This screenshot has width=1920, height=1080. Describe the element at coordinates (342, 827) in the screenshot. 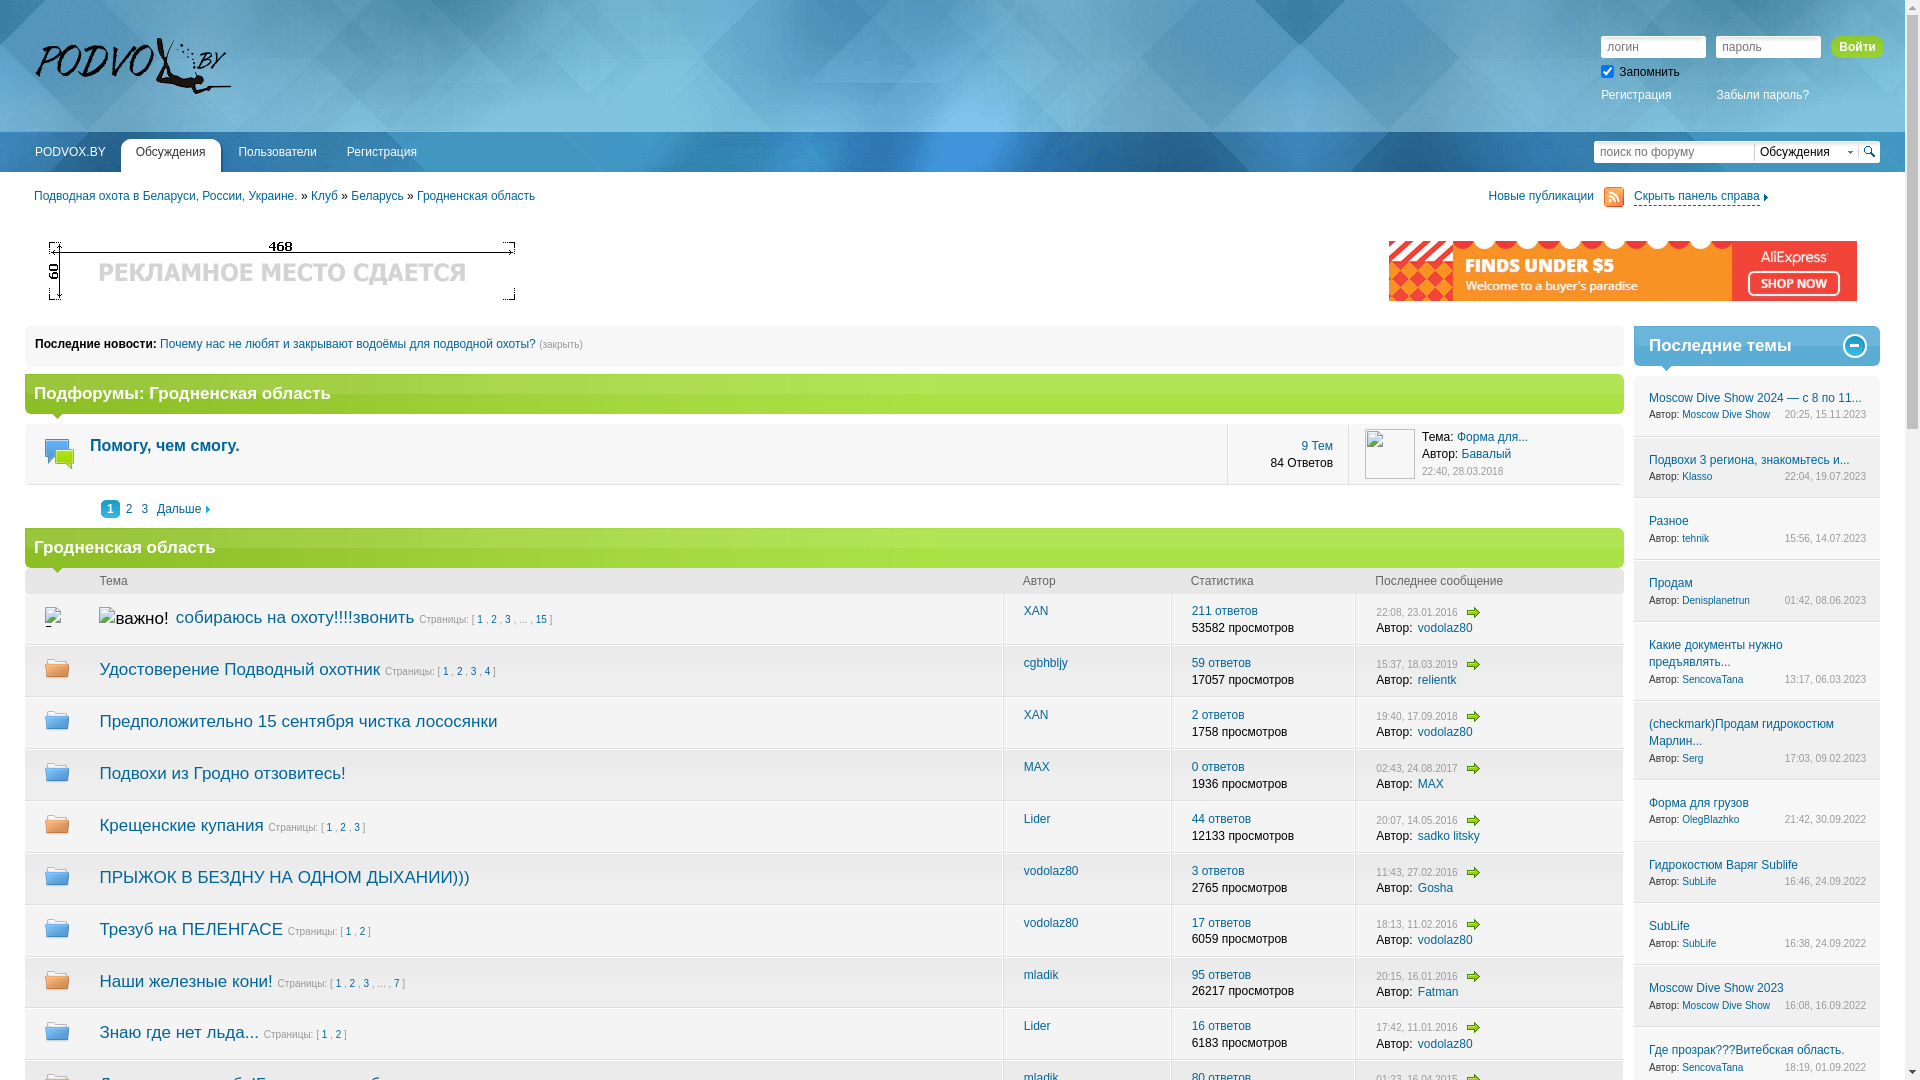

I see `'2'` at that location.